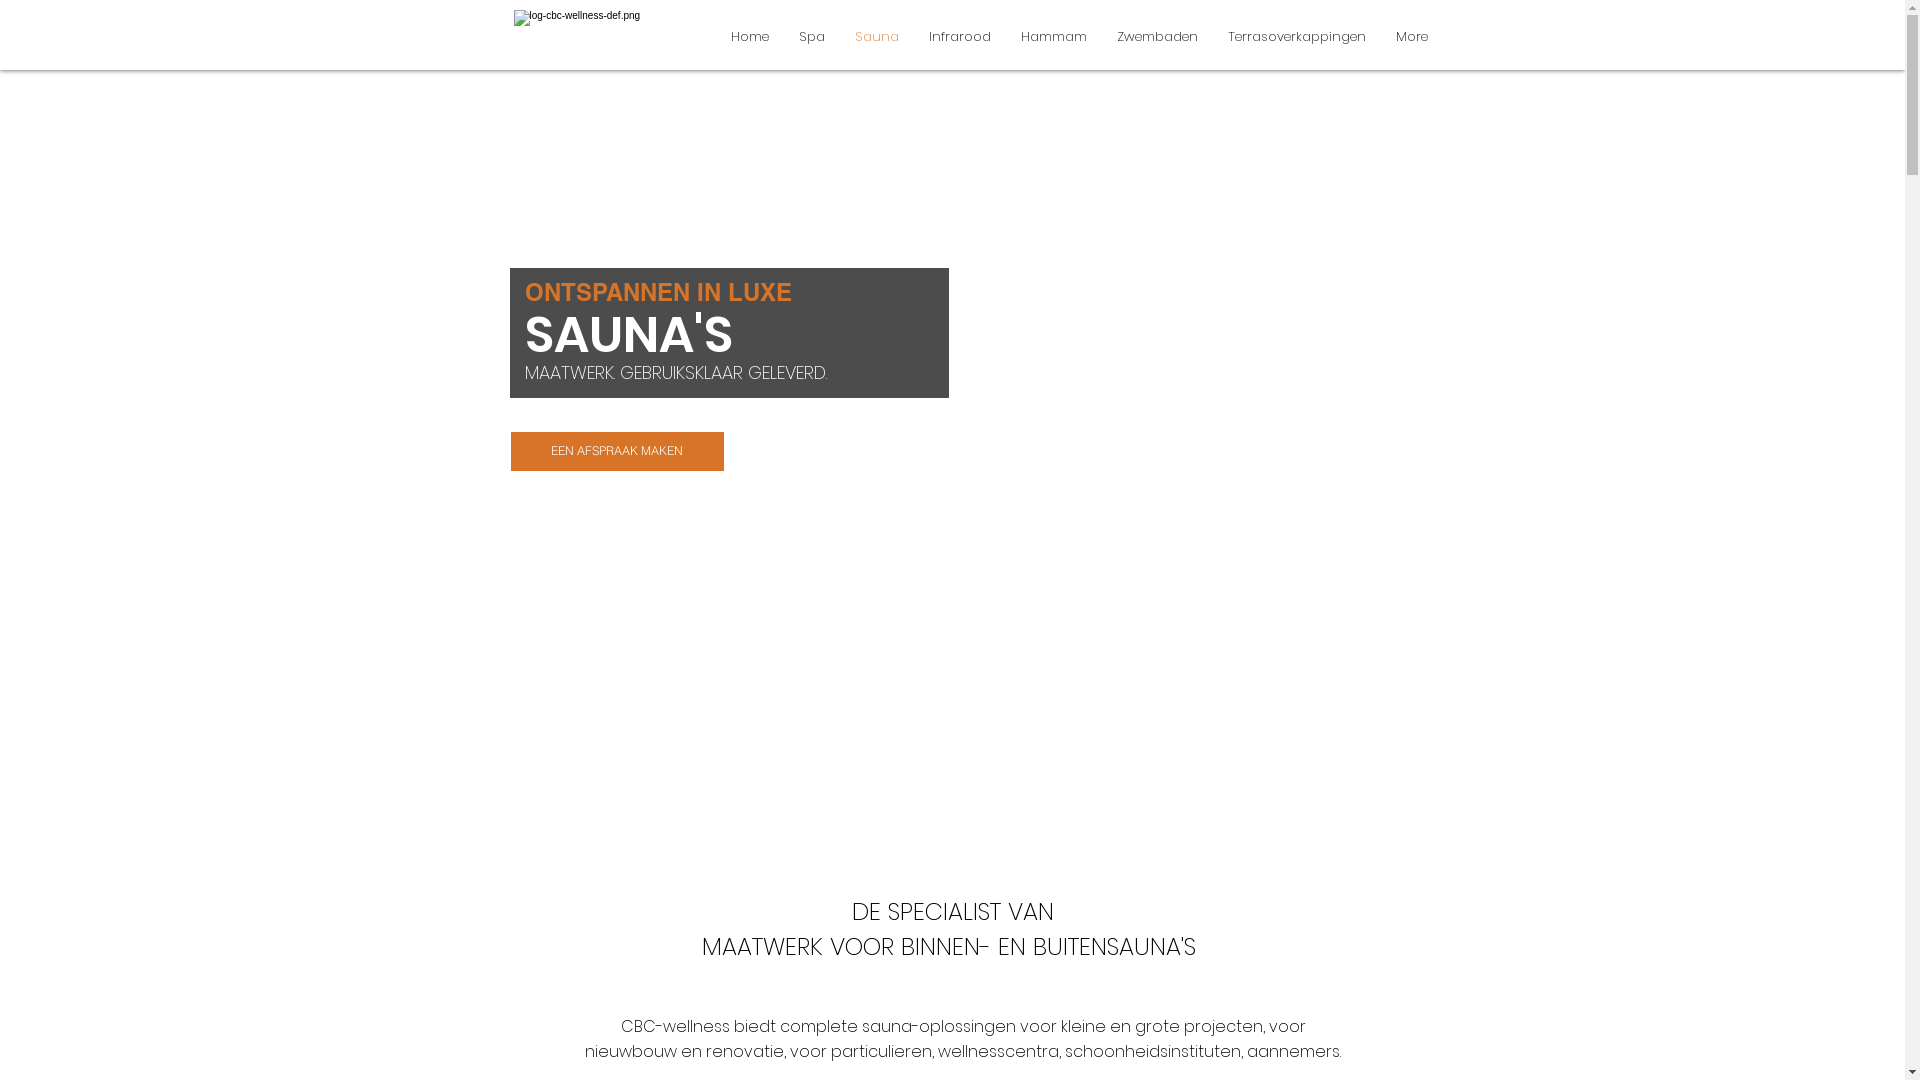 The width and height of the screenshot is (1920, 1080). What do you see at coordinates (1296, 36) in the screenshot?
I see `'Terrasoverkappingen'` at bounding box center [1296, 36].